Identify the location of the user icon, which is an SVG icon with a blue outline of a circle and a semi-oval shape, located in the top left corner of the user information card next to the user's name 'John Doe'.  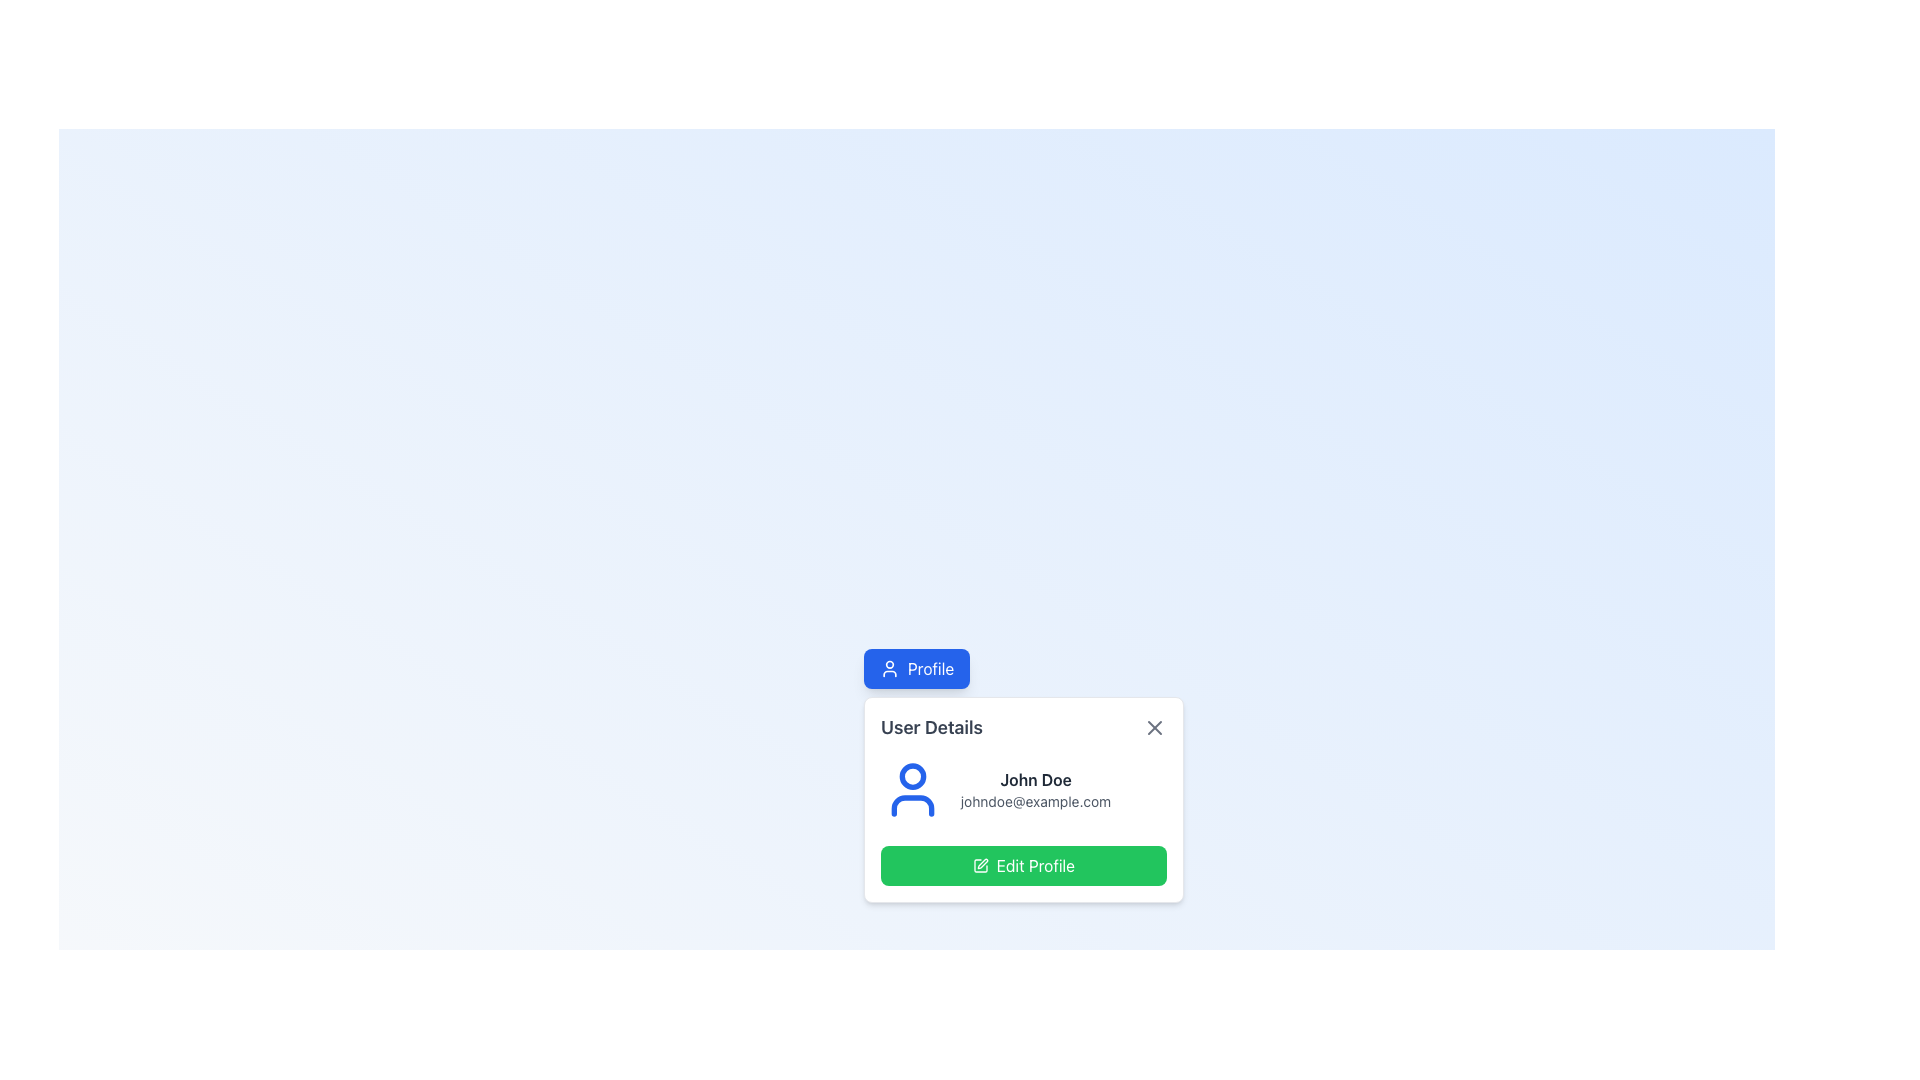
(911, 789).